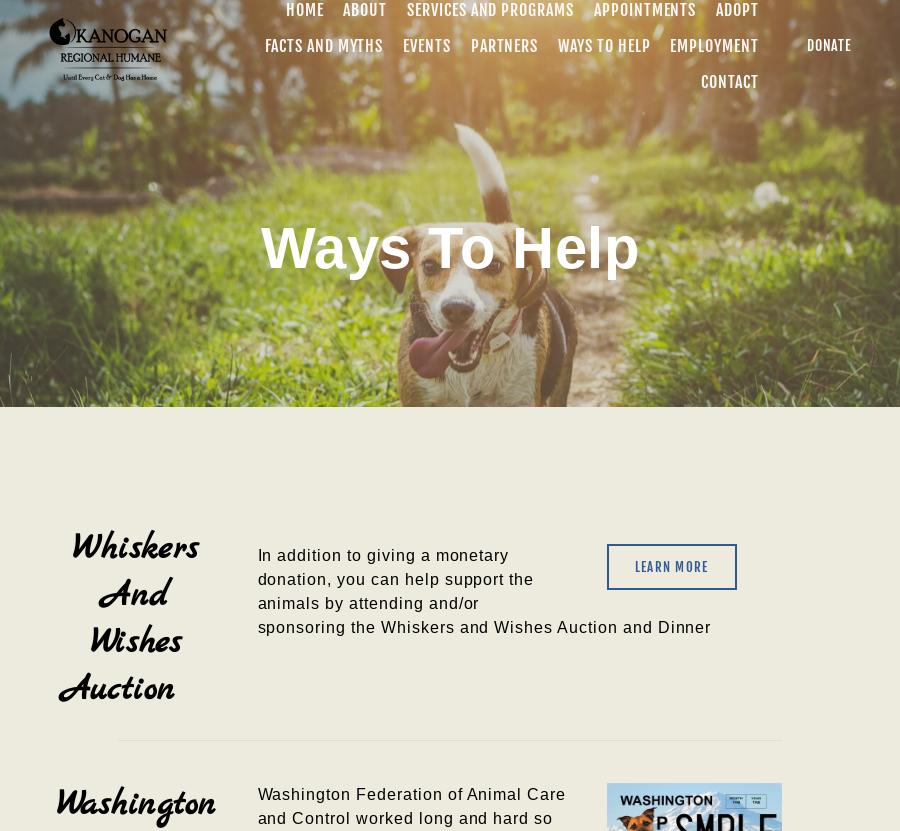 The width and height of the screenshot is (900, 831). I want to click on 'Donate', so click(828, 44).